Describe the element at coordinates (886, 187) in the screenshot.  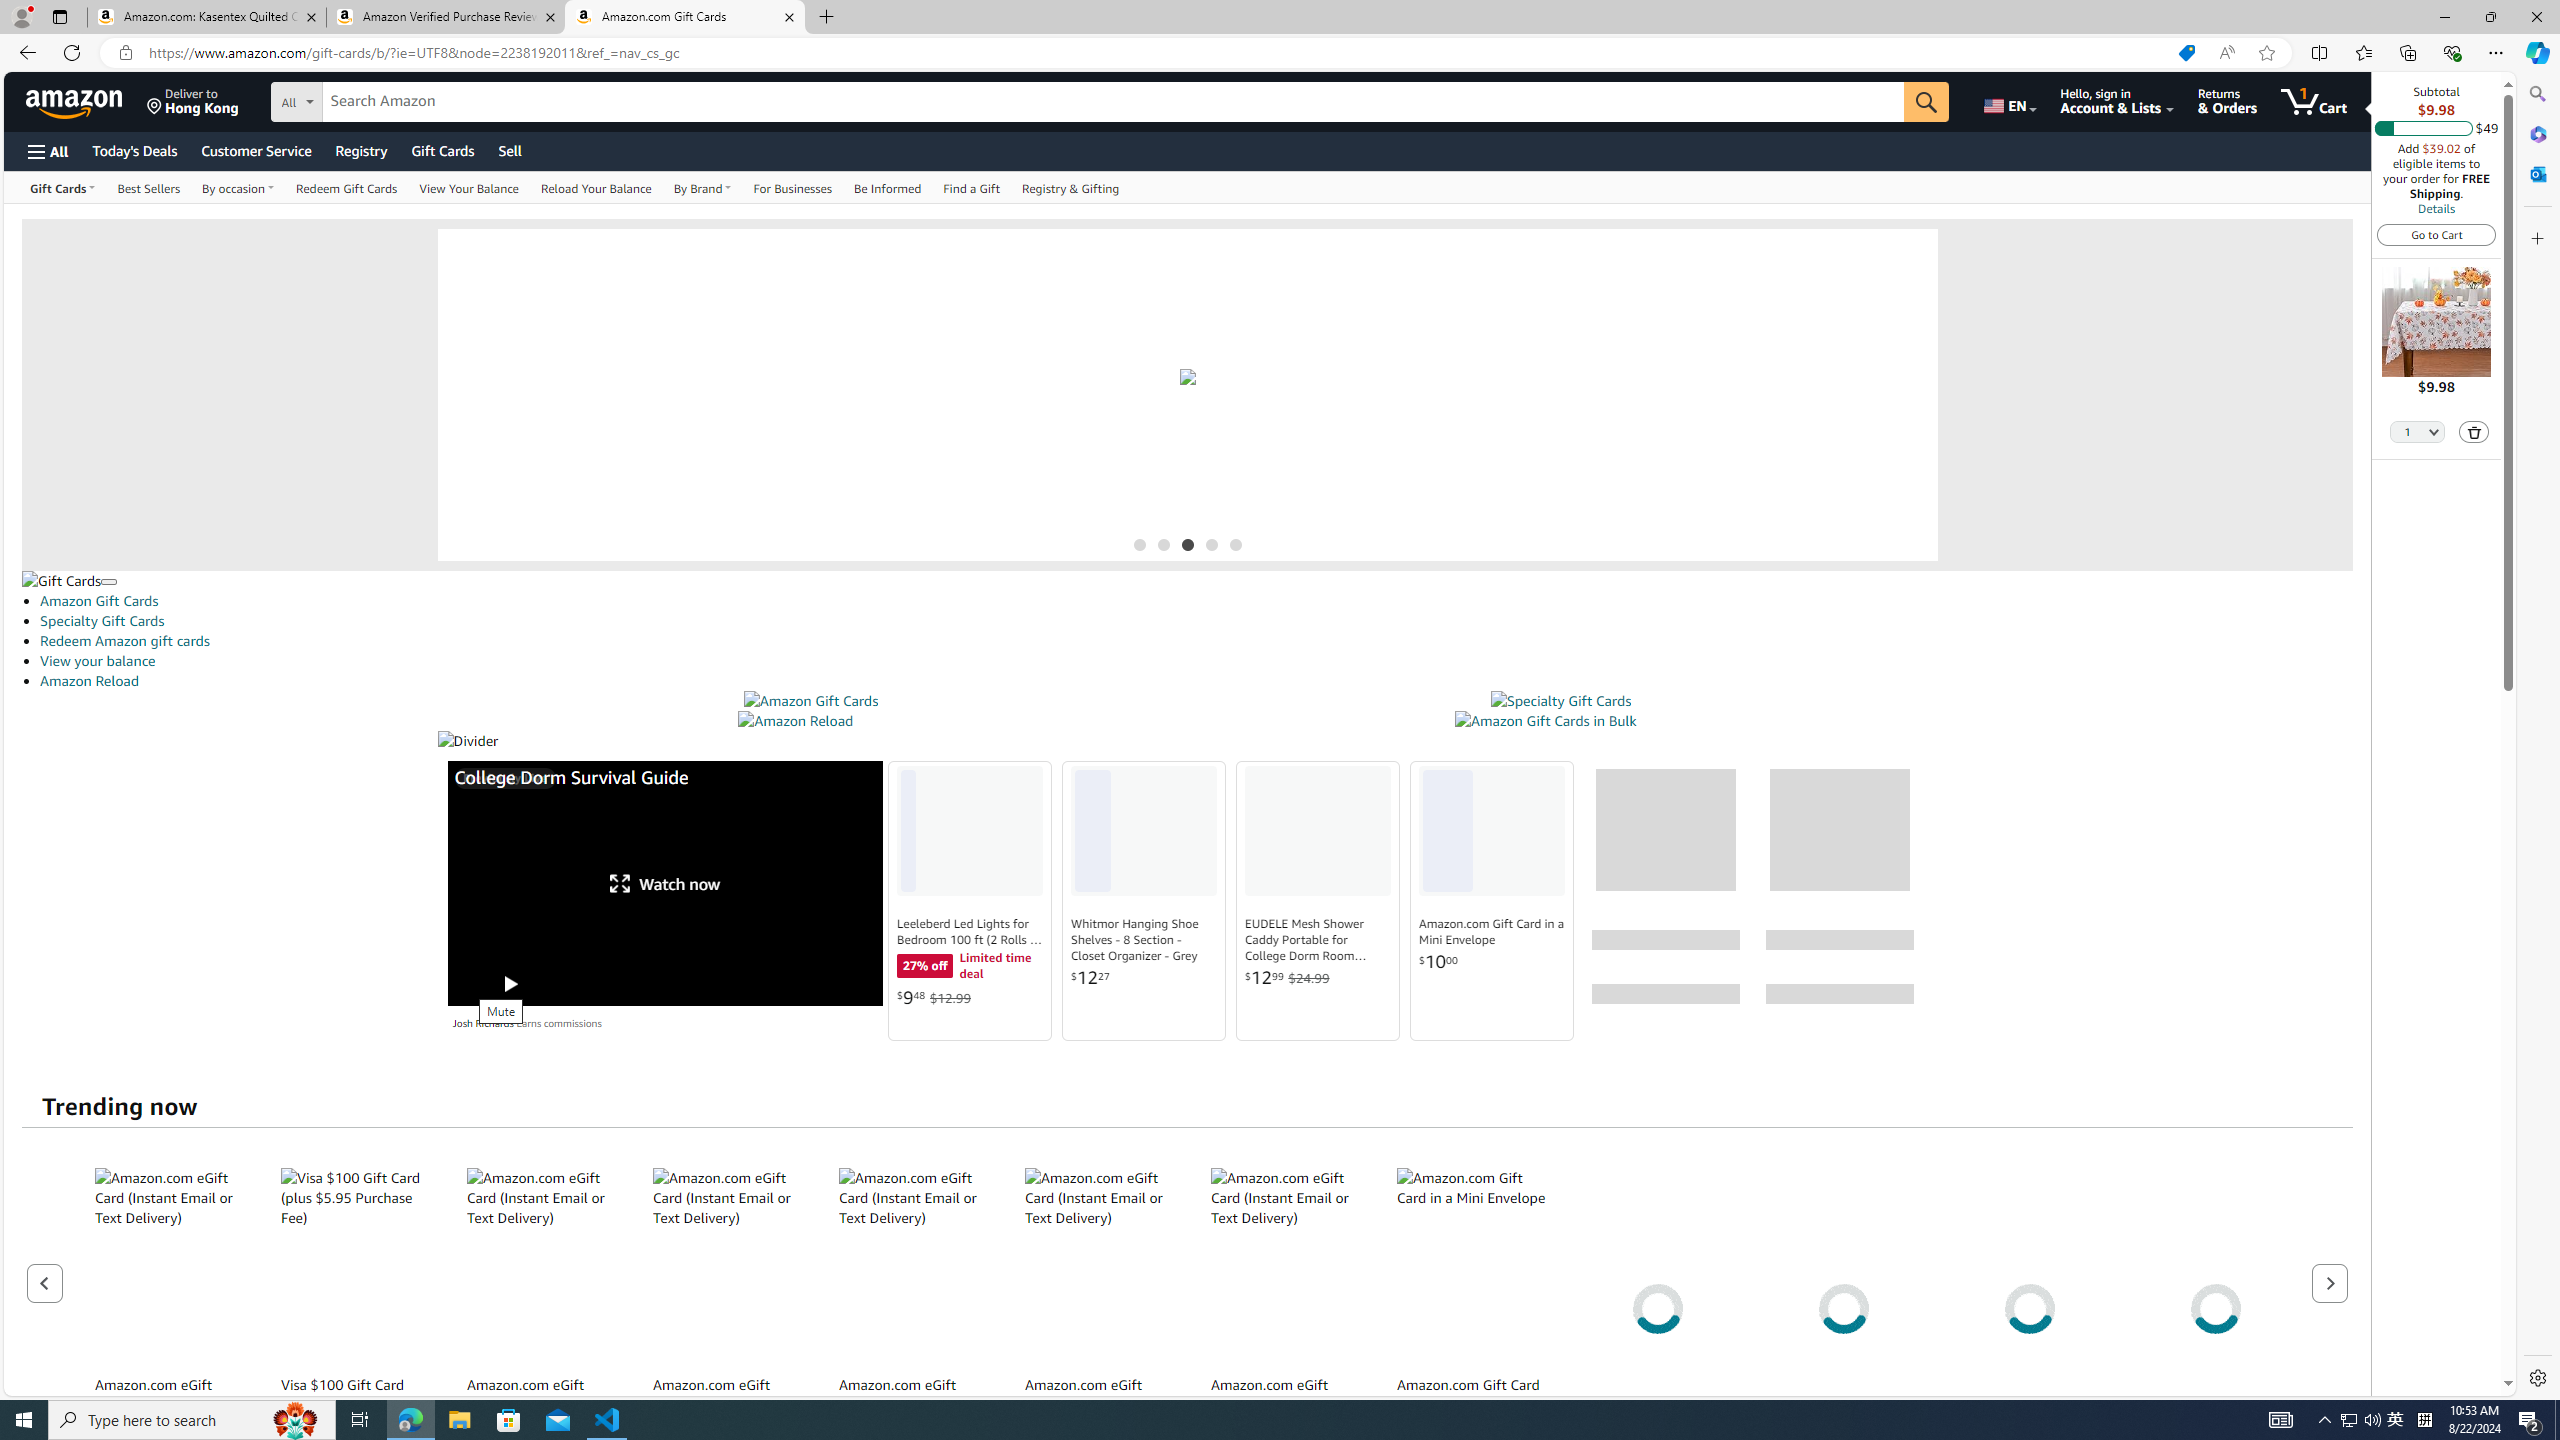
I see `'Be Informed'` at that location.